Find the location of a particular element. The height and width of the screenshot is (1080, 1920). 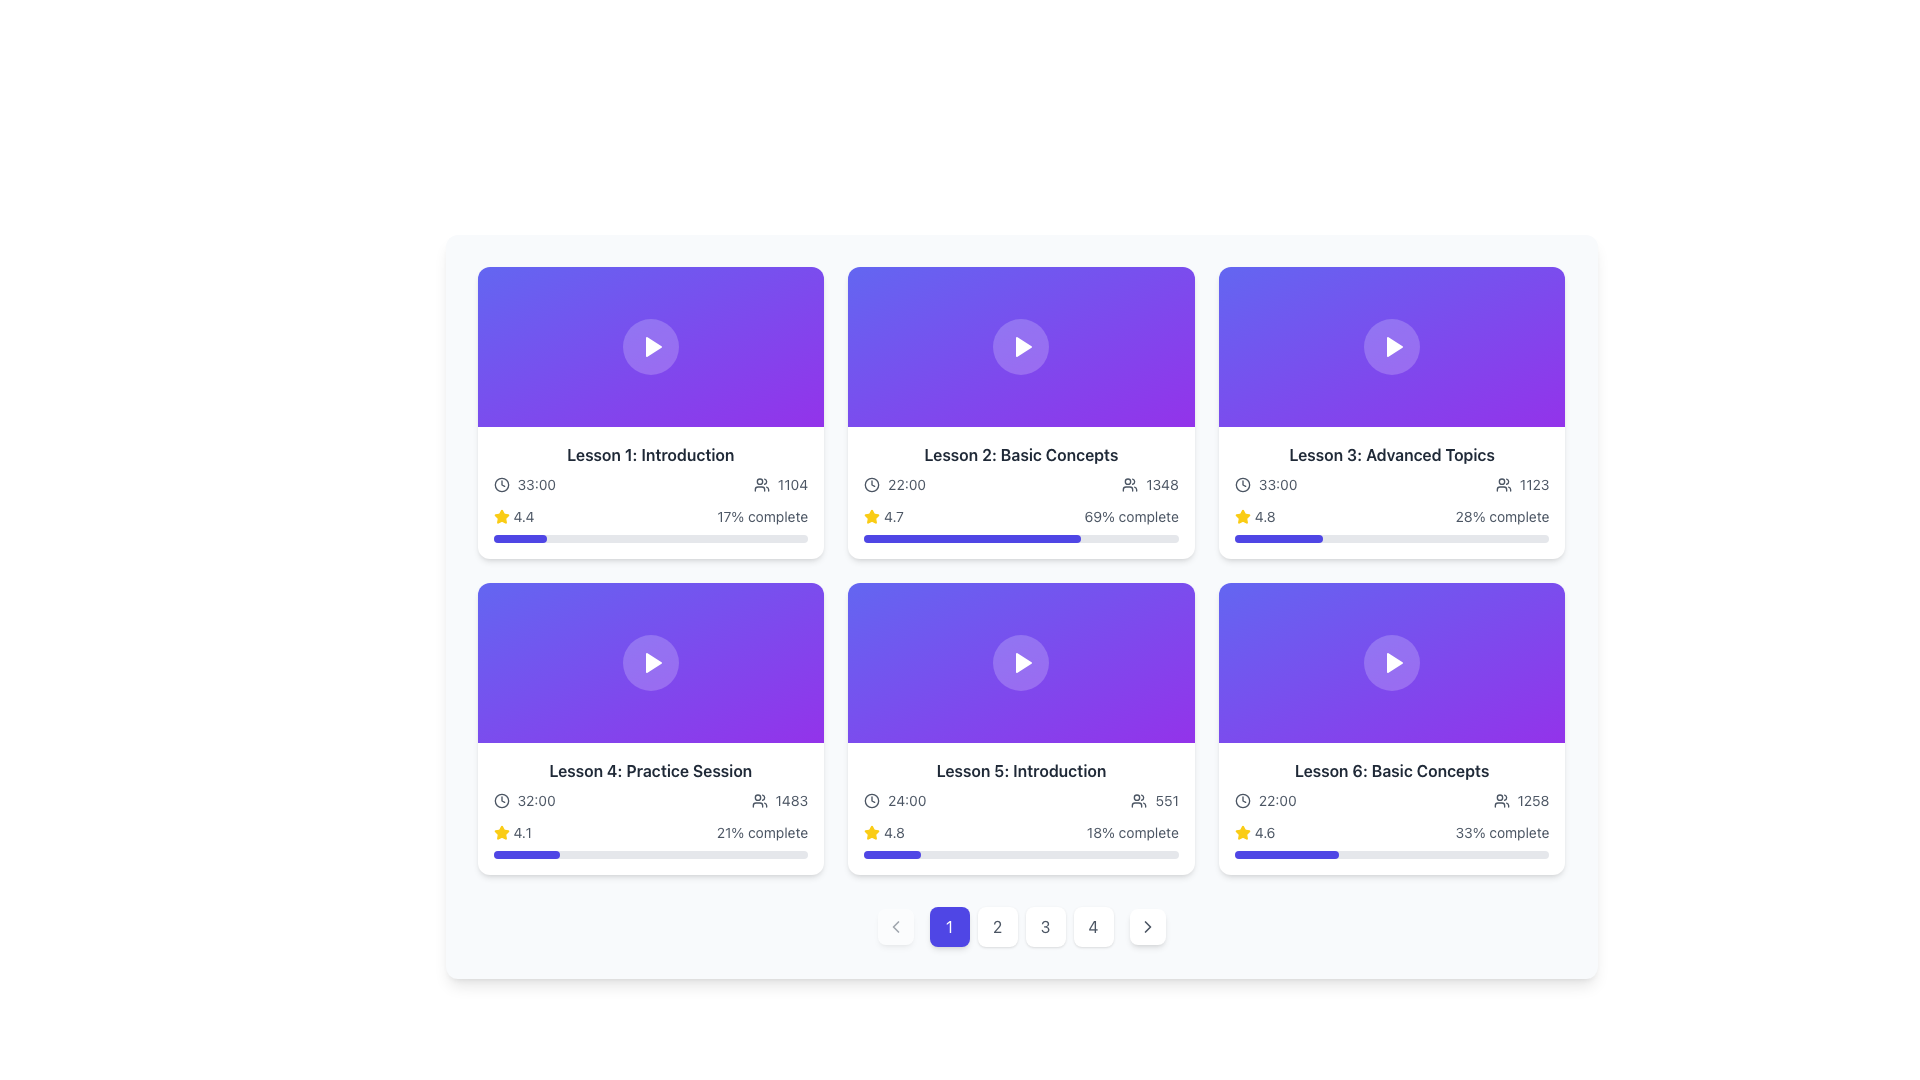

the play icon in the 'Lesson 1: Introduction' card to trigger a tooltip is located at coordinates (653, 346).